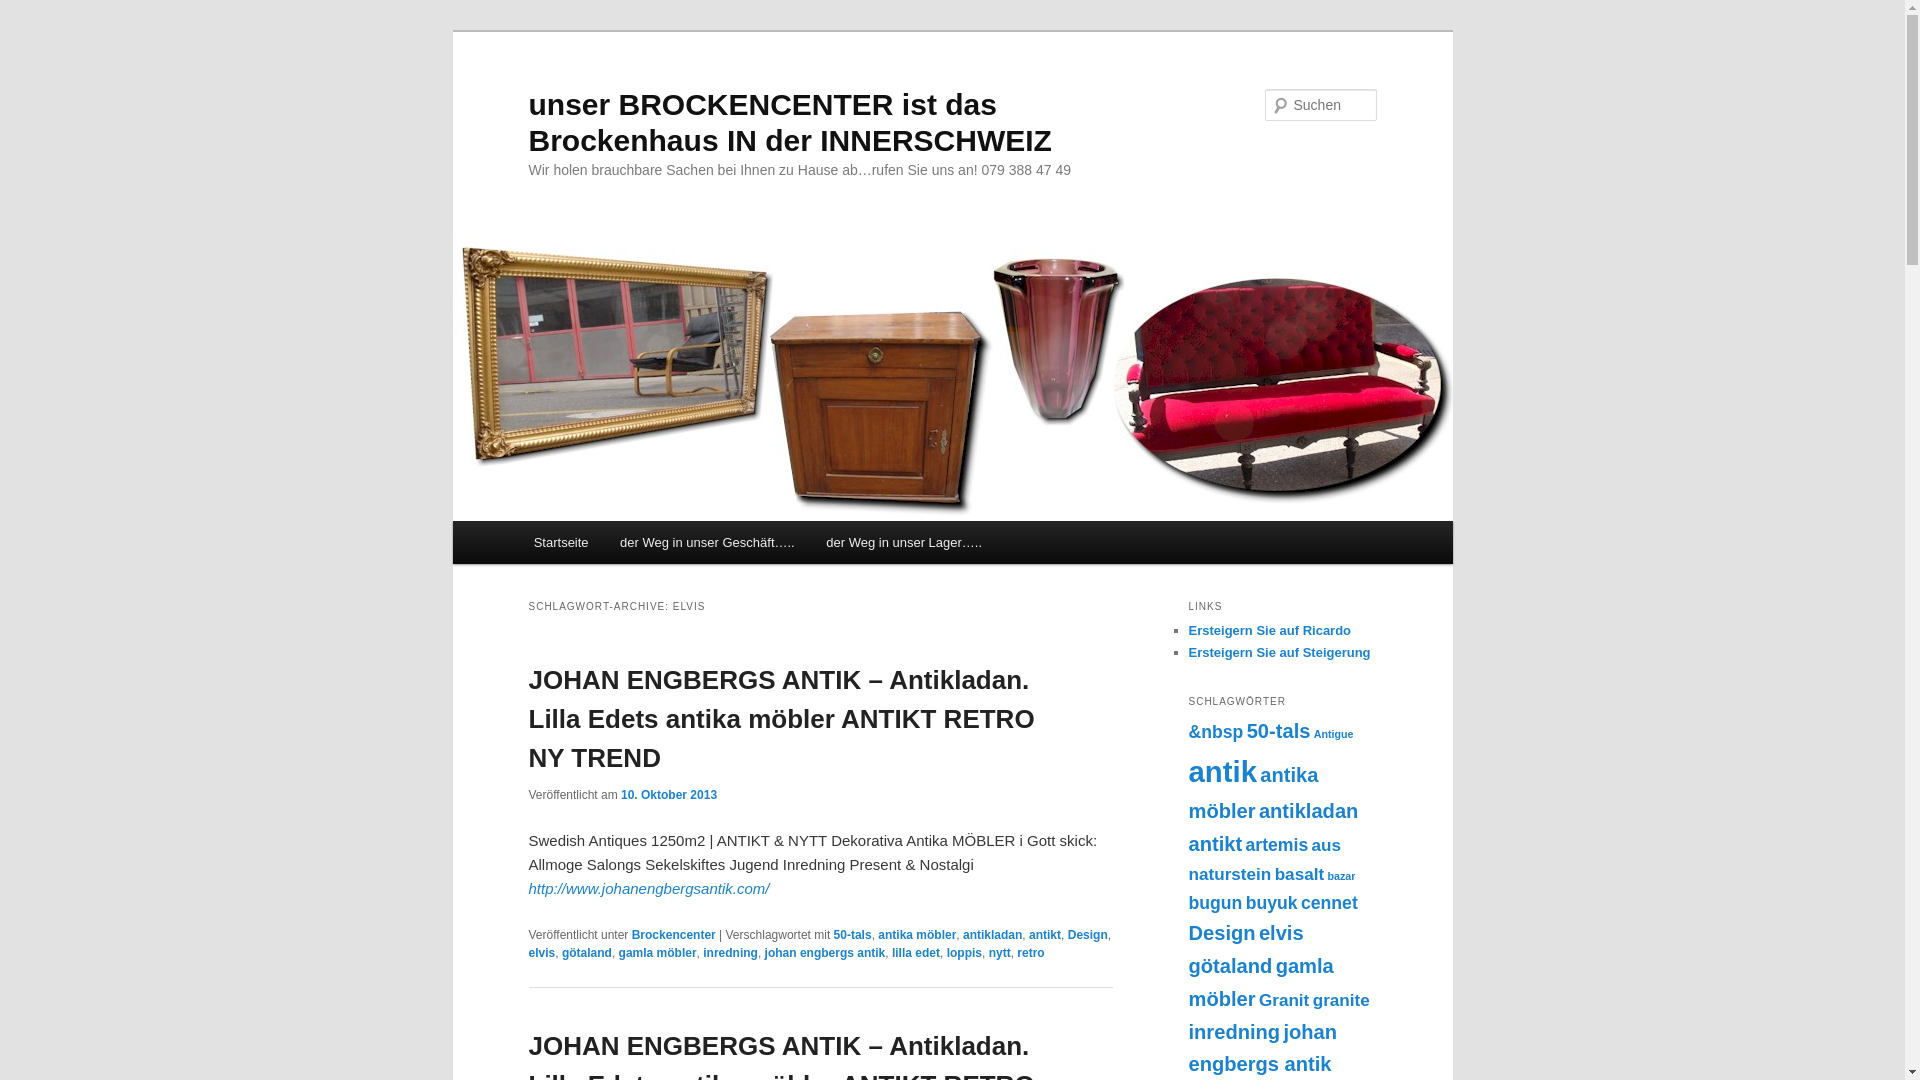  What do you see at coordinates (1214, 732) in the screenshot?
I see `'&nbsp'` at bounding box center [1214, 732].